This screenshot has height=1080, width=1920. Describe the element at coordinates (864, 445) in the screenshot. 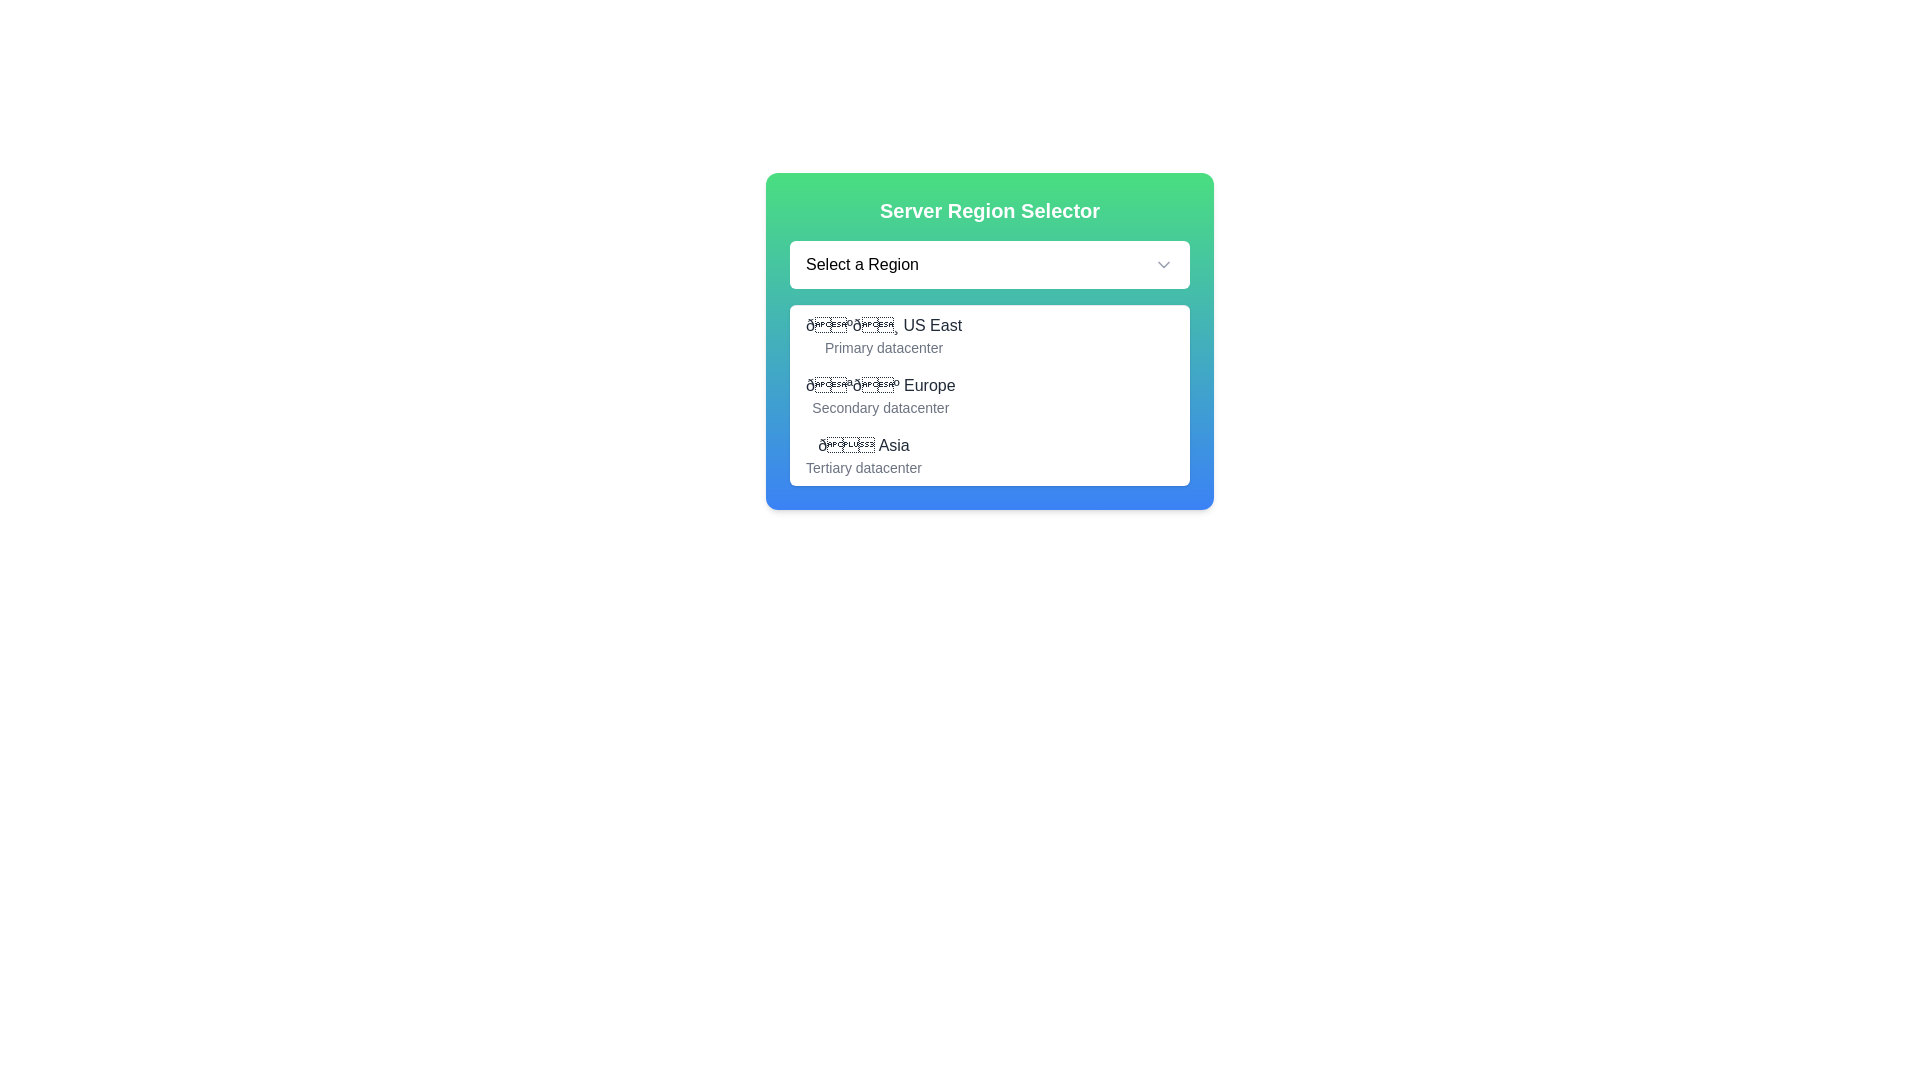

I see `the text label with the icon that displays '🌏 Asia' in gray, located in the dropdown menu under 'Server Region Selector'` at that location.